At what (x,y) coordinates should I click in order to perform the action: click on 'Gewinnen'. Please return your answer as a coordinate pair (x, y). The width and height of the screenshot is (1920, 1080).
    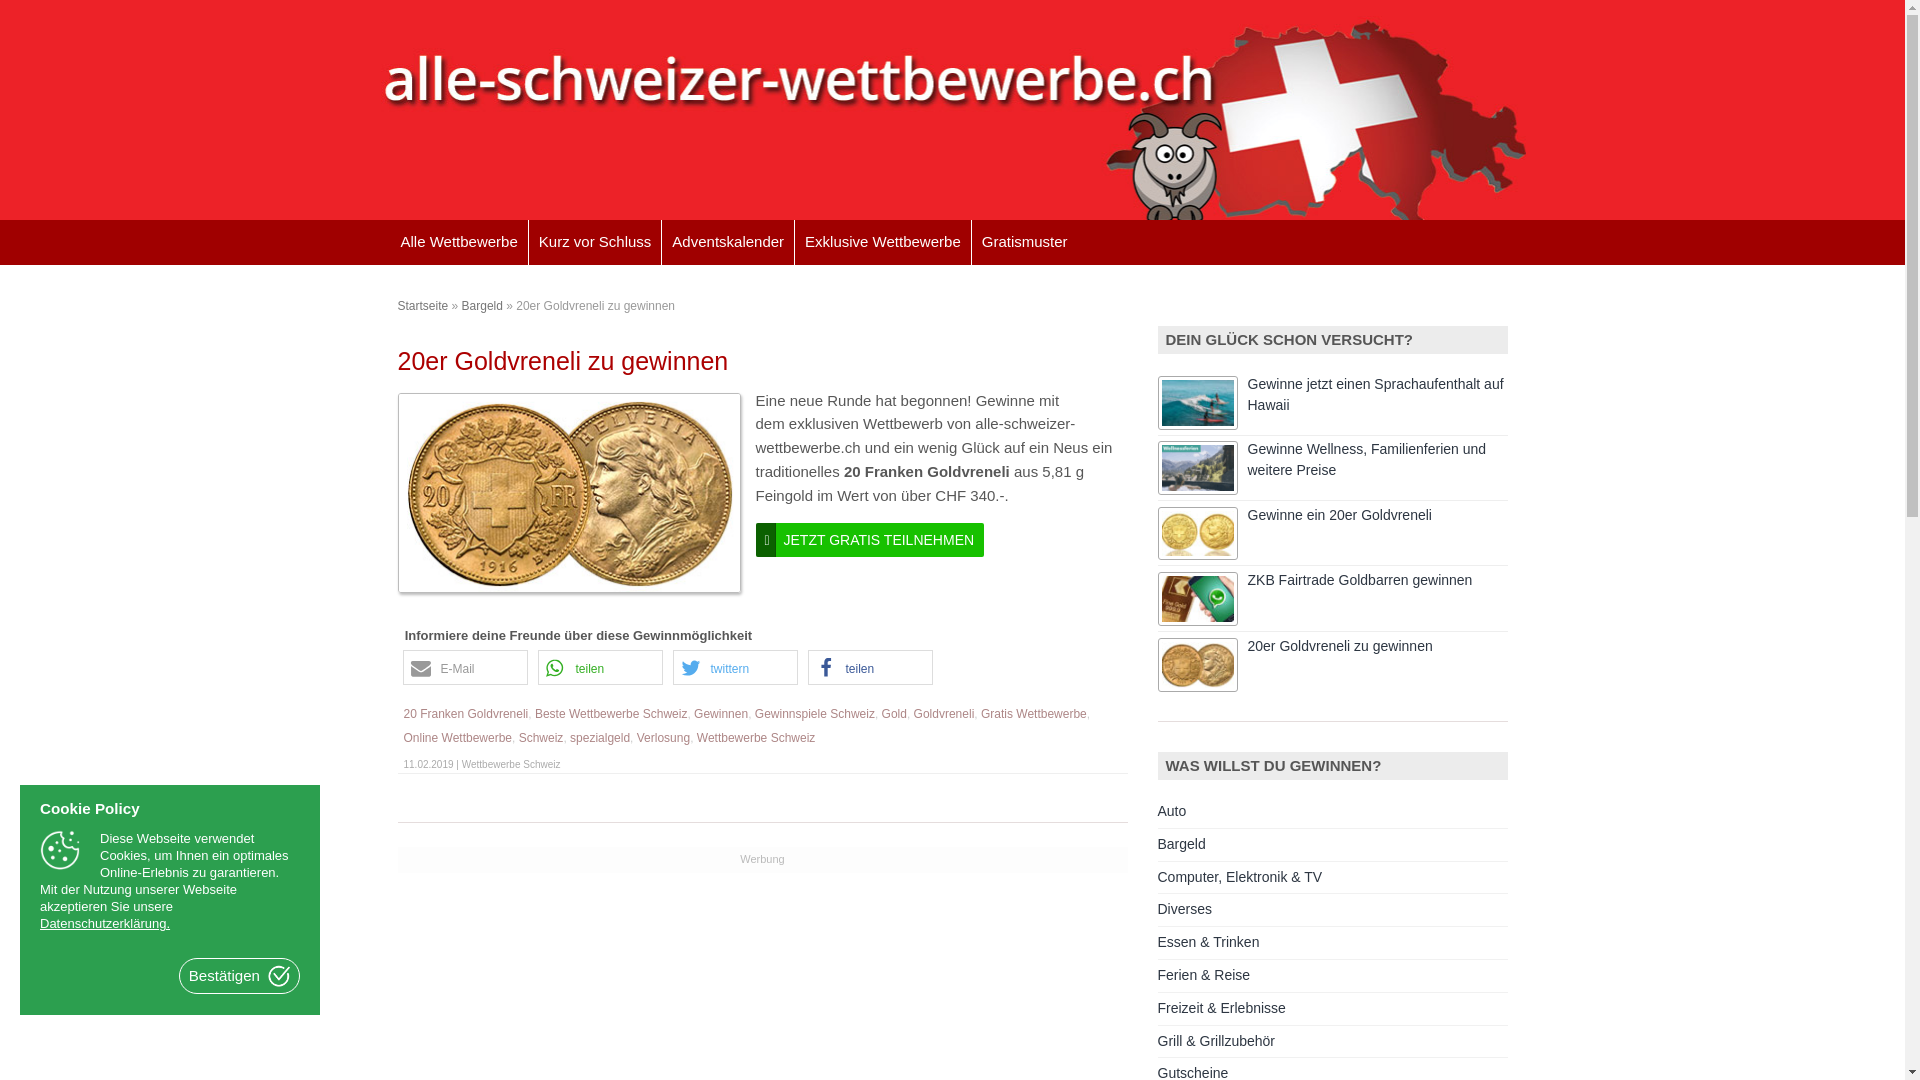
    Looking at the image, I should click on (694, 712).